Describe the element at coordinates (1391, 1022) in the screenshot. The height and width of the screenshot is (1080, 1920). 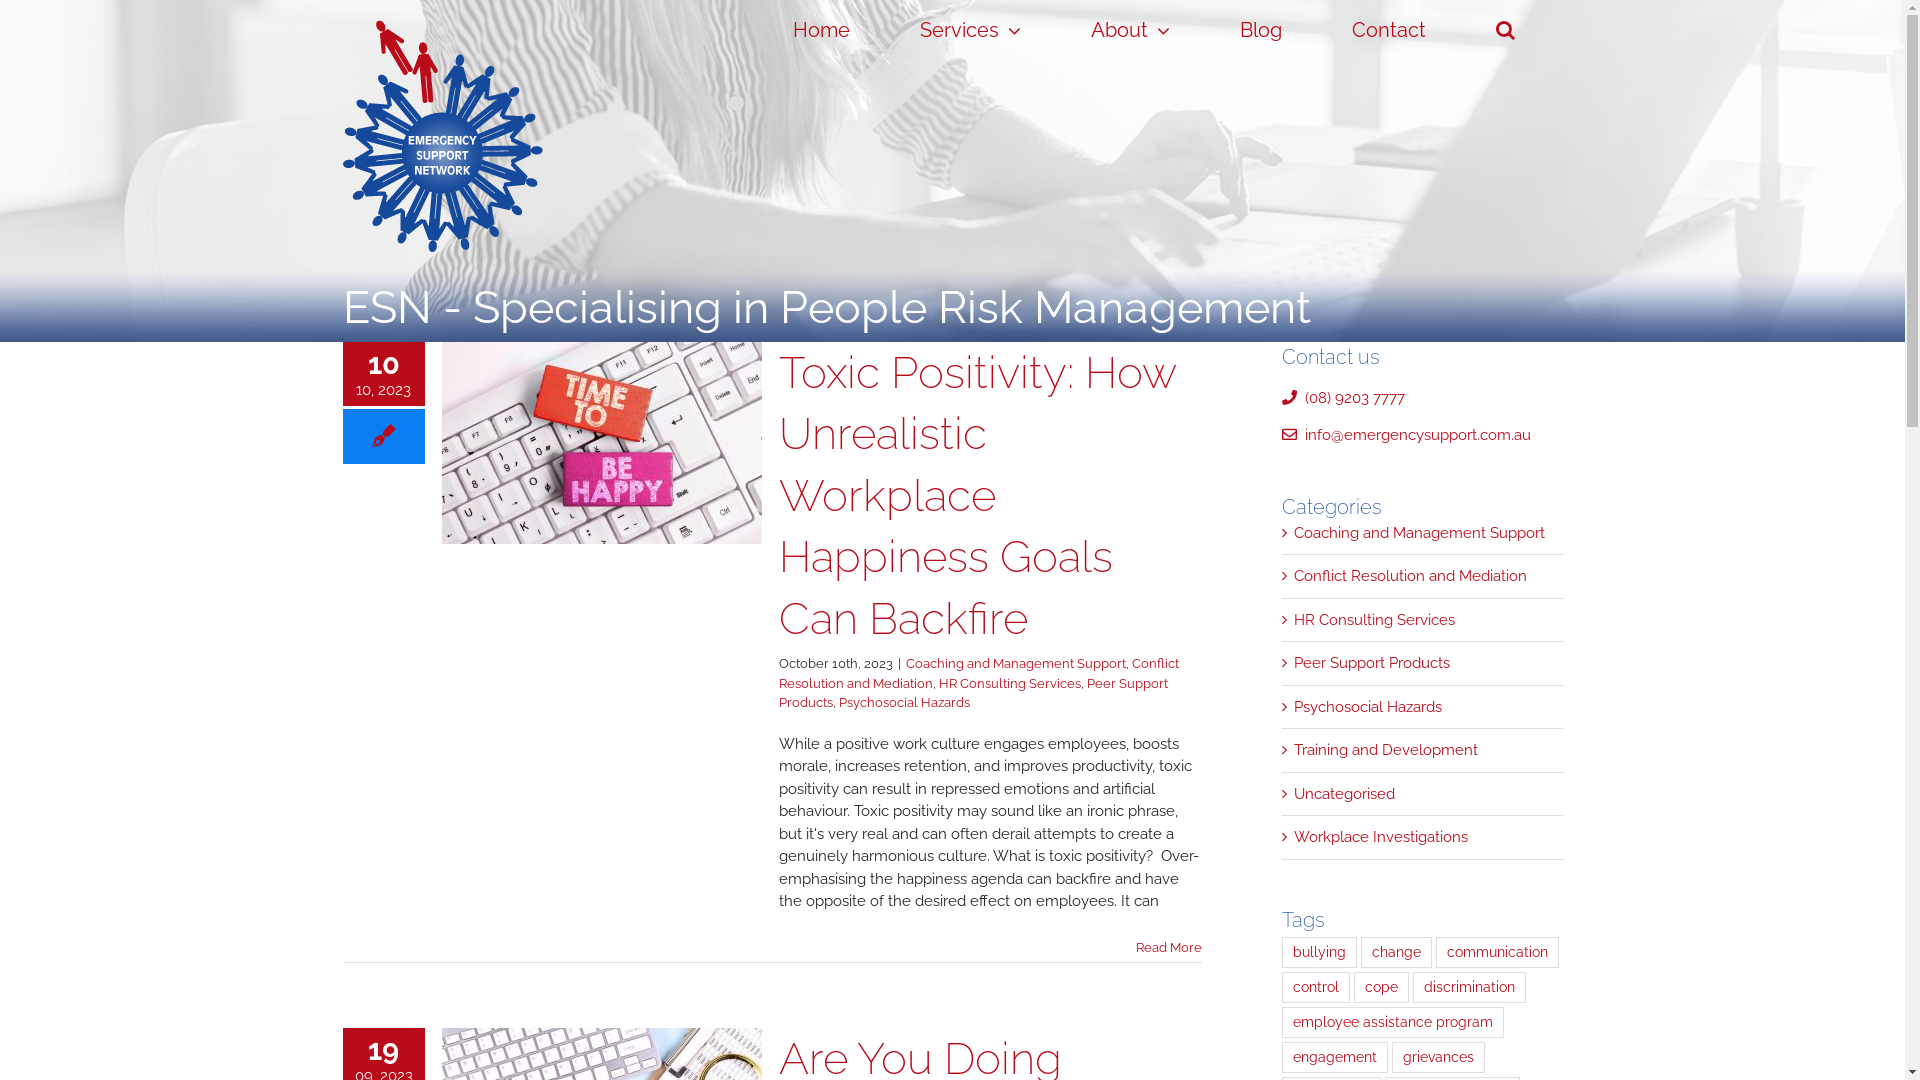
I see `'employee assistance program'` at that location.